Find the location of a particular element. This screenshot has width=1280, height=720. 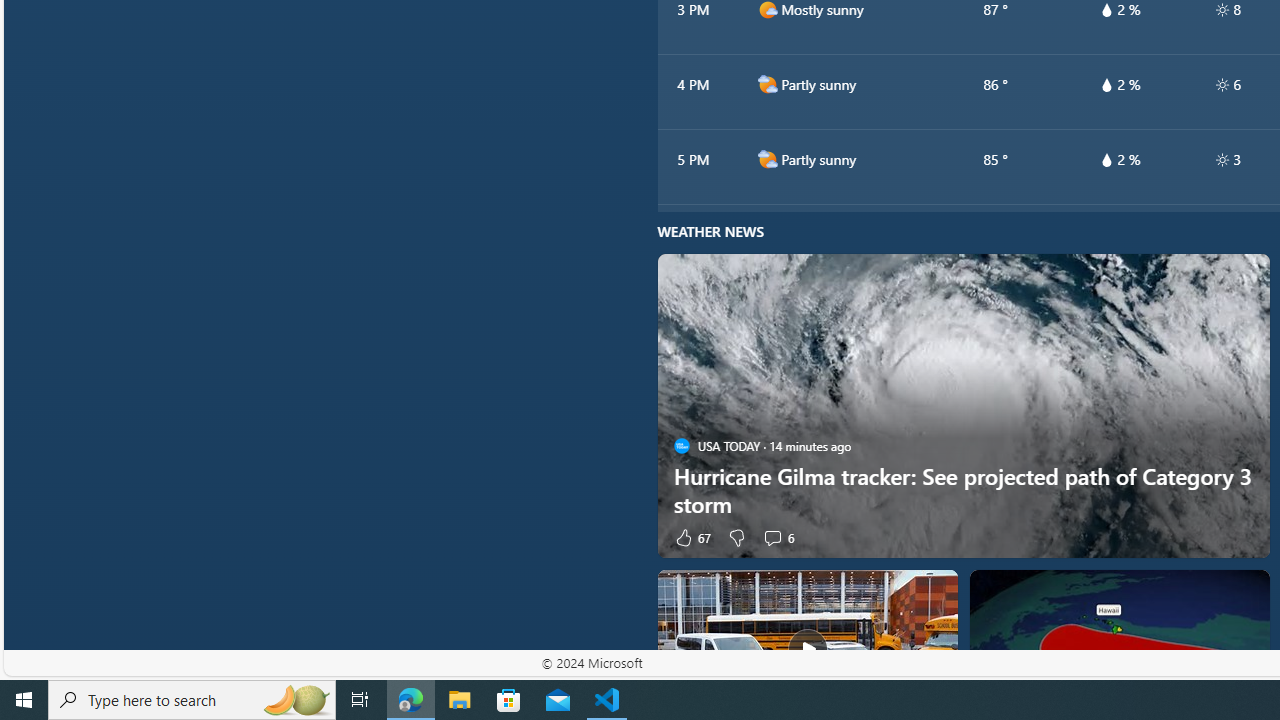

'View comments 6 Comment' is located at coordinates (771, 536).